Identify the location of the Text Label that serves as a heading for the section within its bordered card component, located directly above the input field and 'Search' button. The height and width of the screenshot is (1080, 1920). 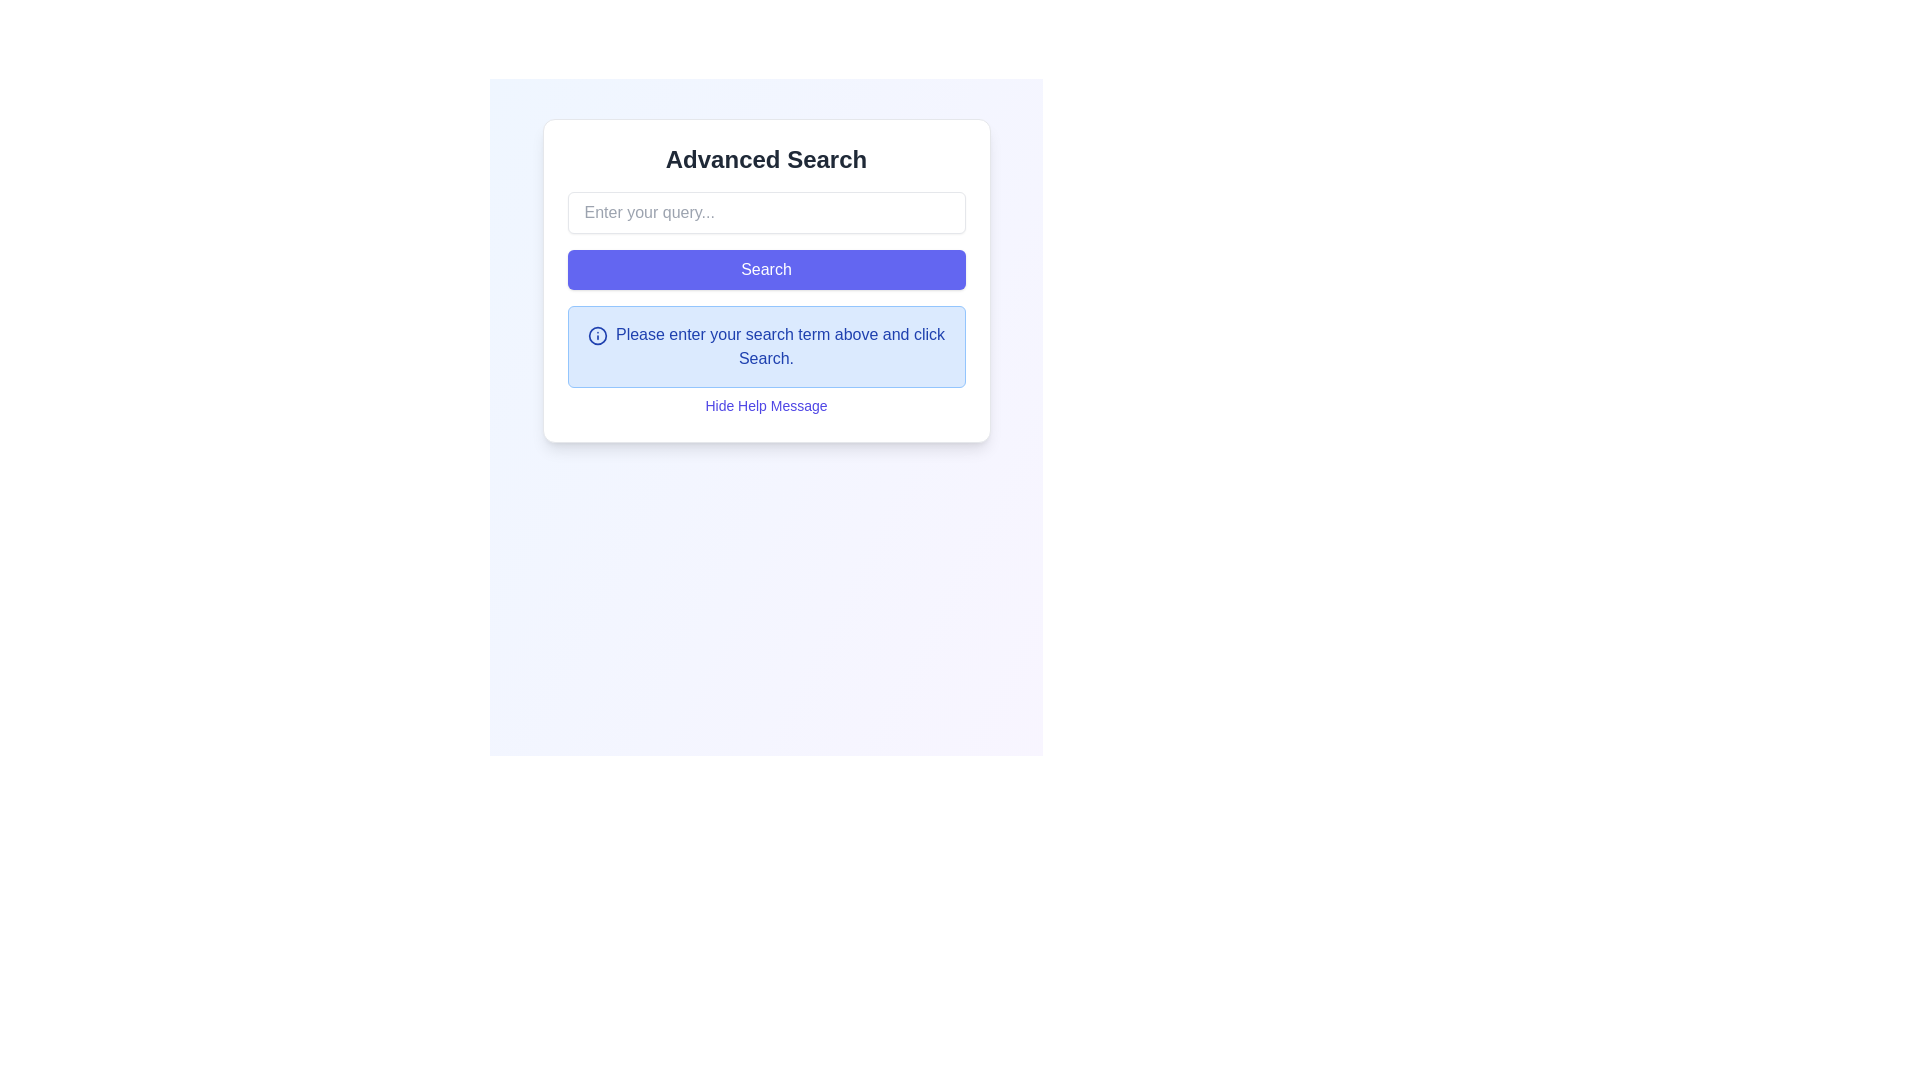
(765, 158).